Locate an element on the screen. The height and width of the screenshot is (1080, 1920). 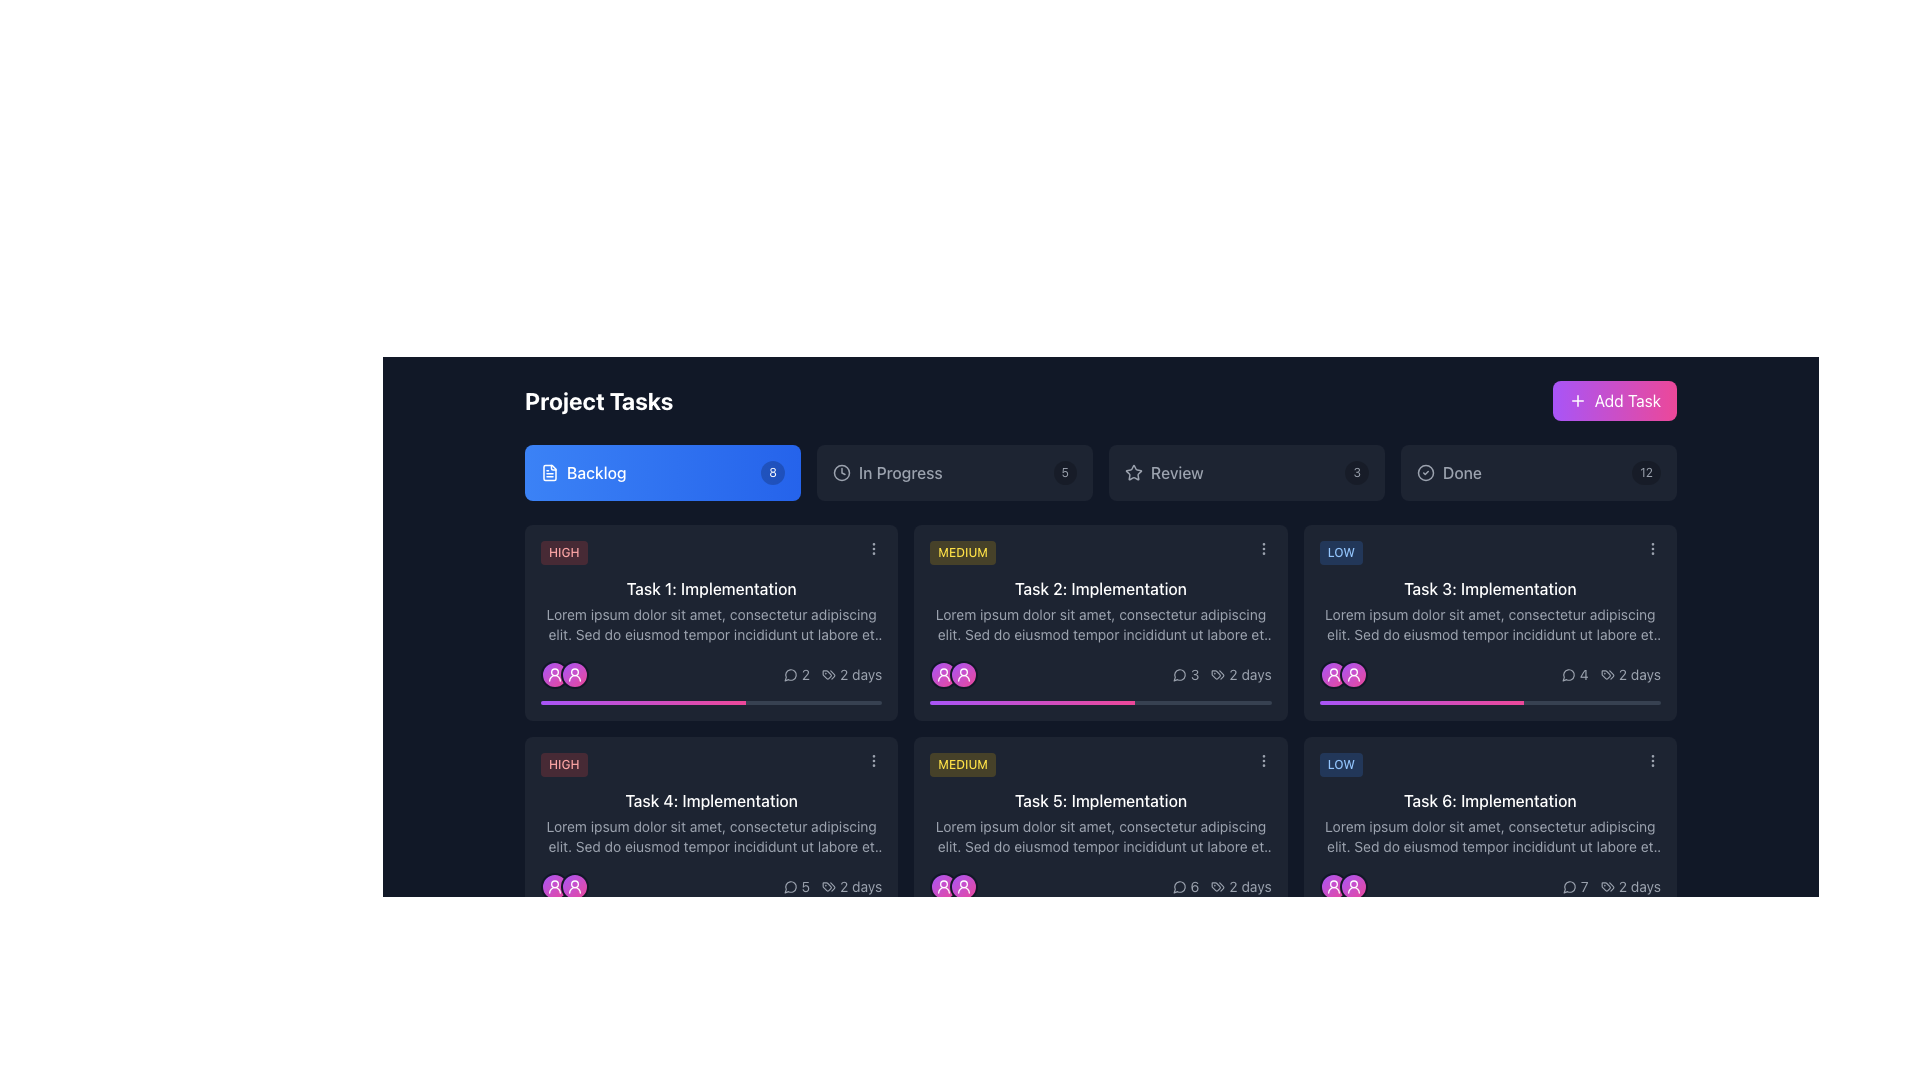
the Task card located in the top-left corner of the project management dashboard is located at coordinates (711, 622).